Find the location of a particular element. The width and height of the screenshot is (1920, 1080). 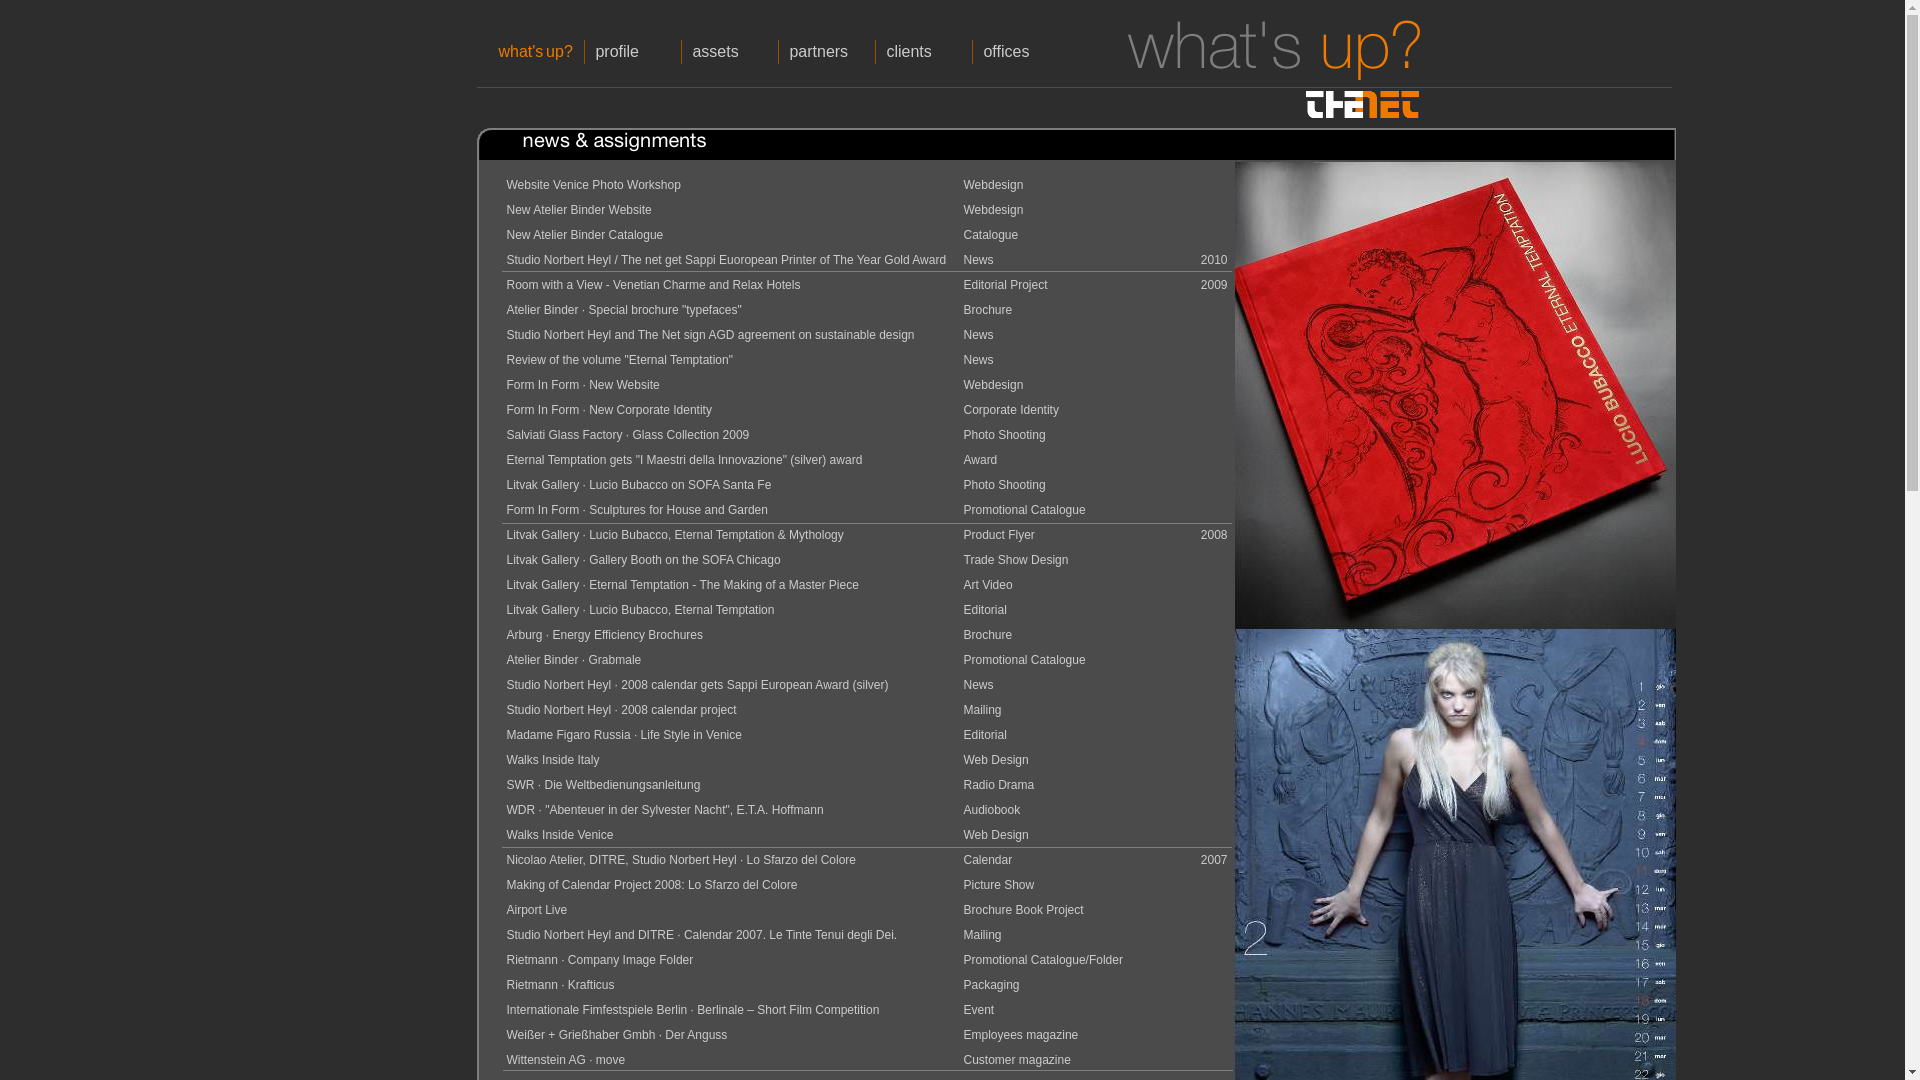

'profile' is located at coordinates (632, 50).